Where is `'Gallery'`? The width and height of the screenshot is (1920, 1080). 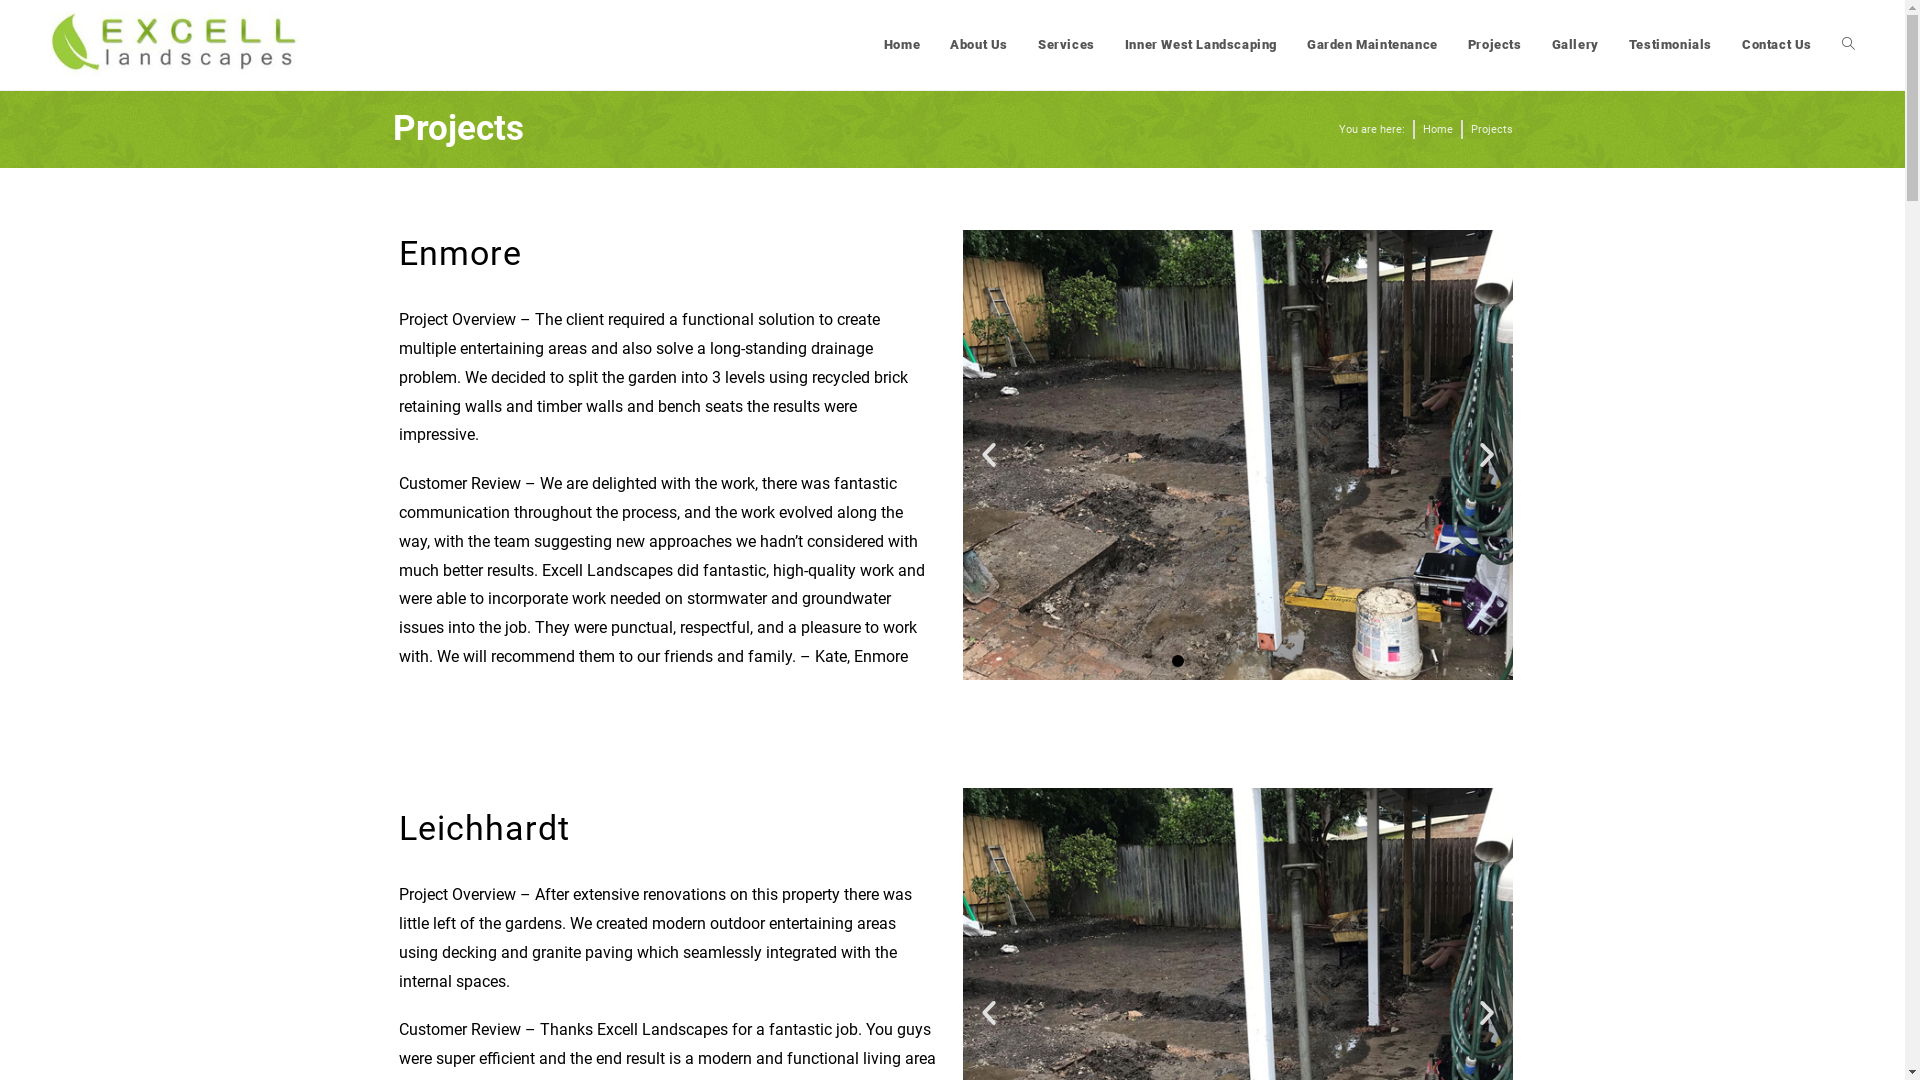 'Gallery' is located at coordinates (1574, 45).